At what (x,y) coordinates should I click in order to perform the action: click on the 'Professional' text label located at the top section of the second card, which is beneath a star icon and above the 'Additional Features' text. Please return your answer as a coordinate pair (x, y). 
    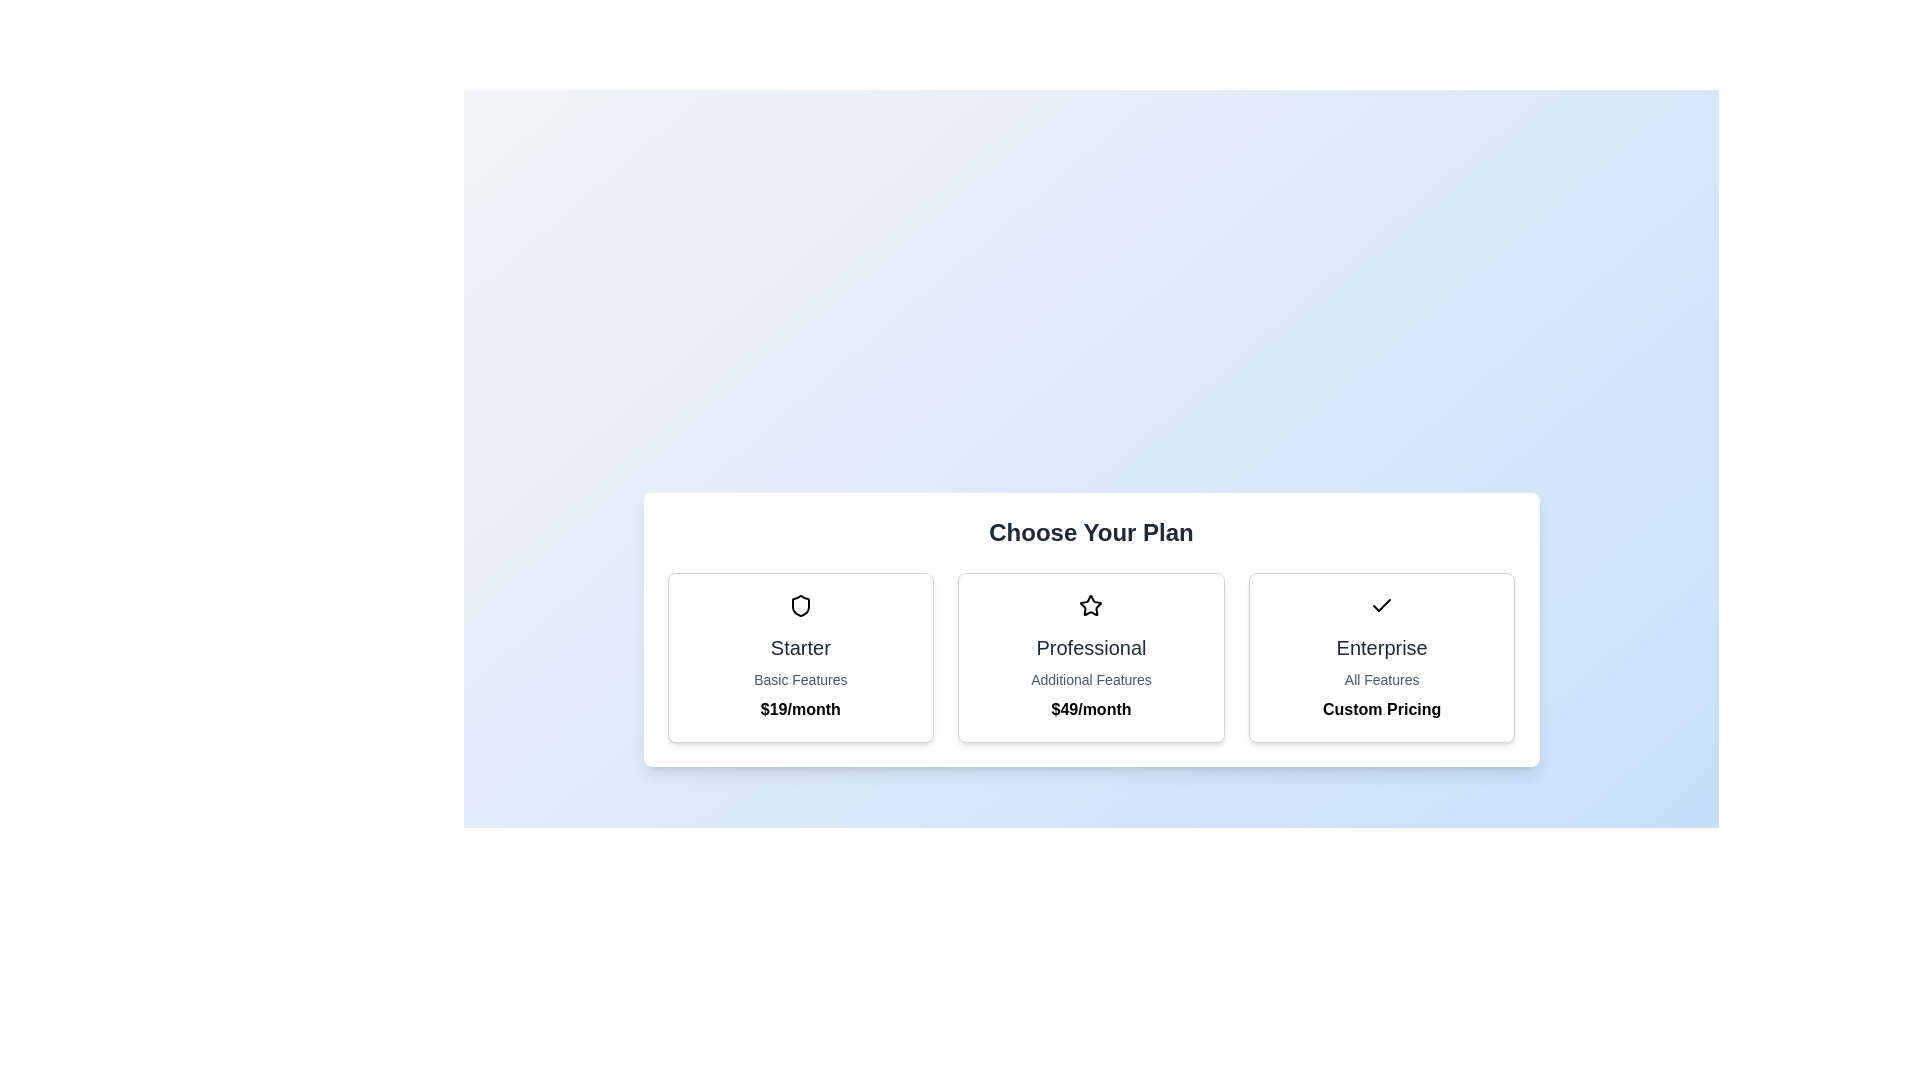
    Looking at the image, I should click on (1090, 648).